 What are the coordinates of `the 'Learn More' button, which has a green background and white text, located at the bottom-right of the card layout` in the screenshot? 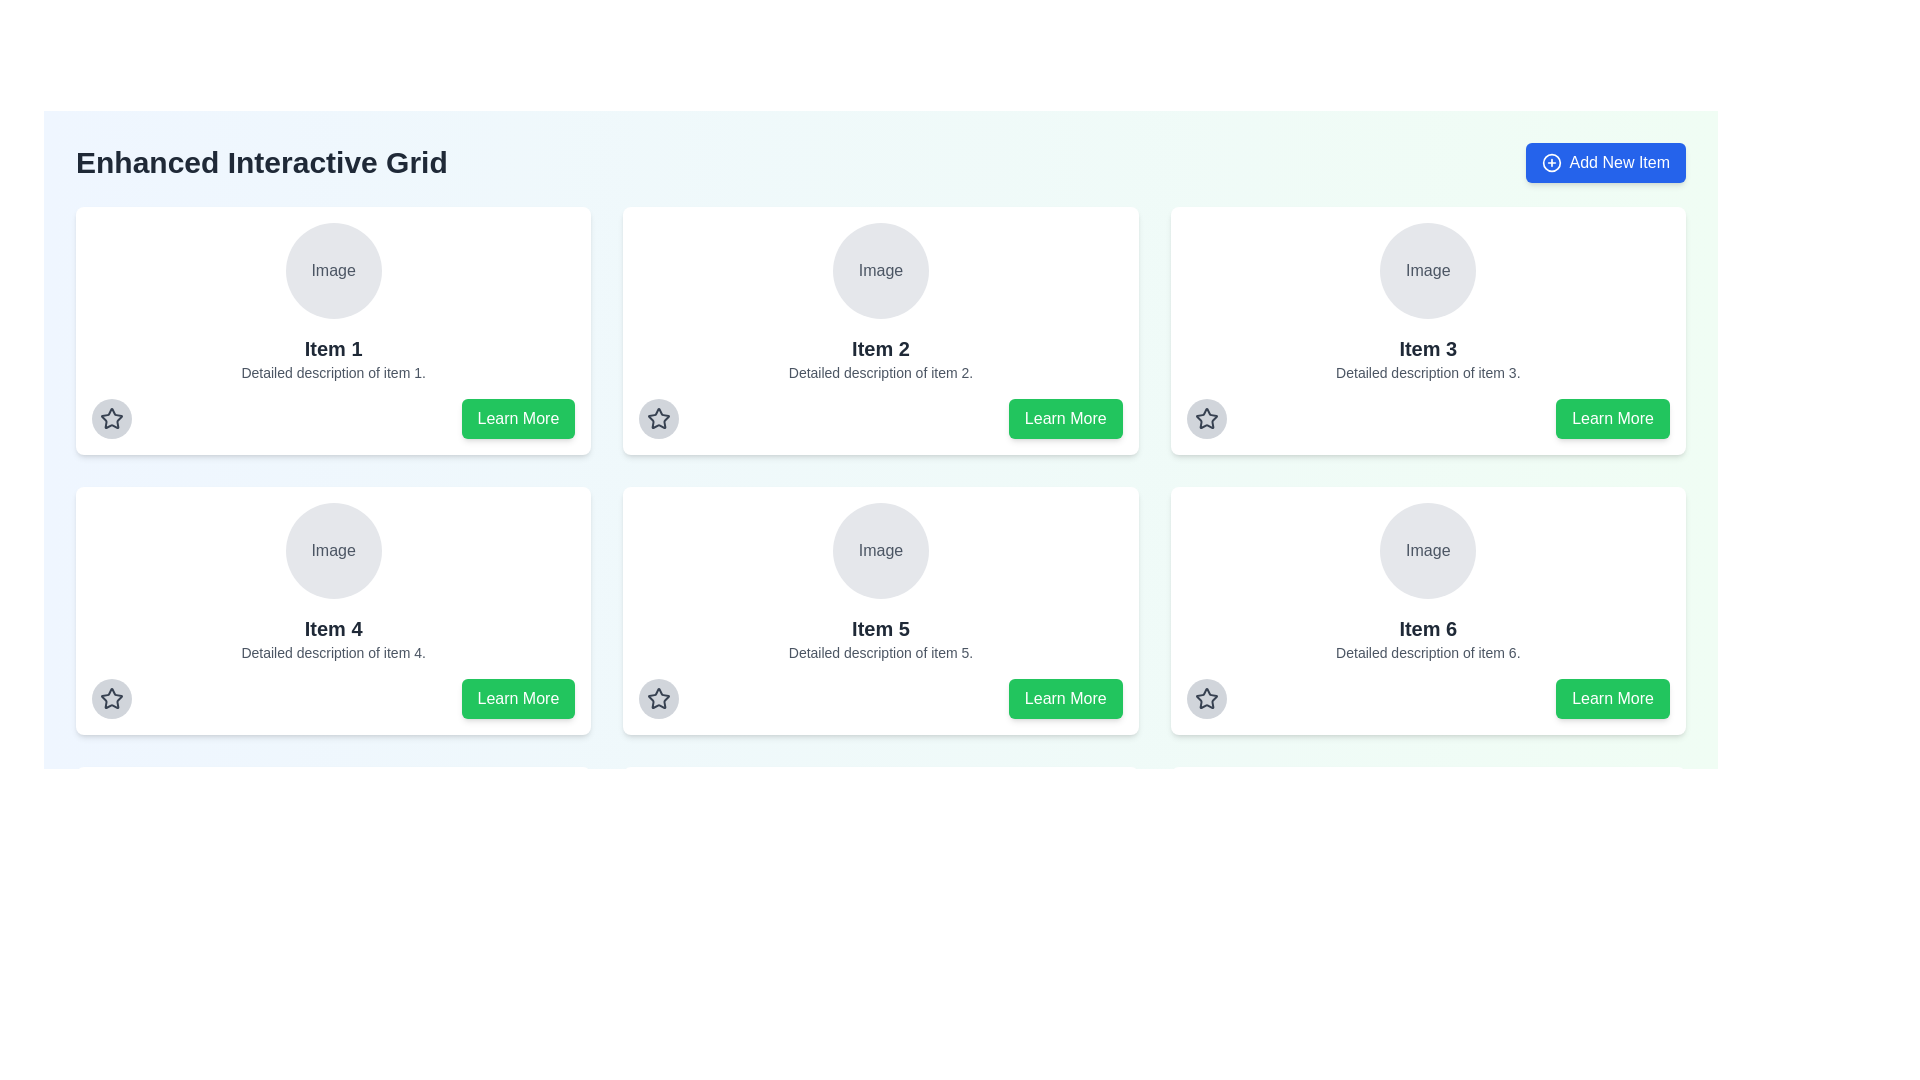 It's located at (518, 418).